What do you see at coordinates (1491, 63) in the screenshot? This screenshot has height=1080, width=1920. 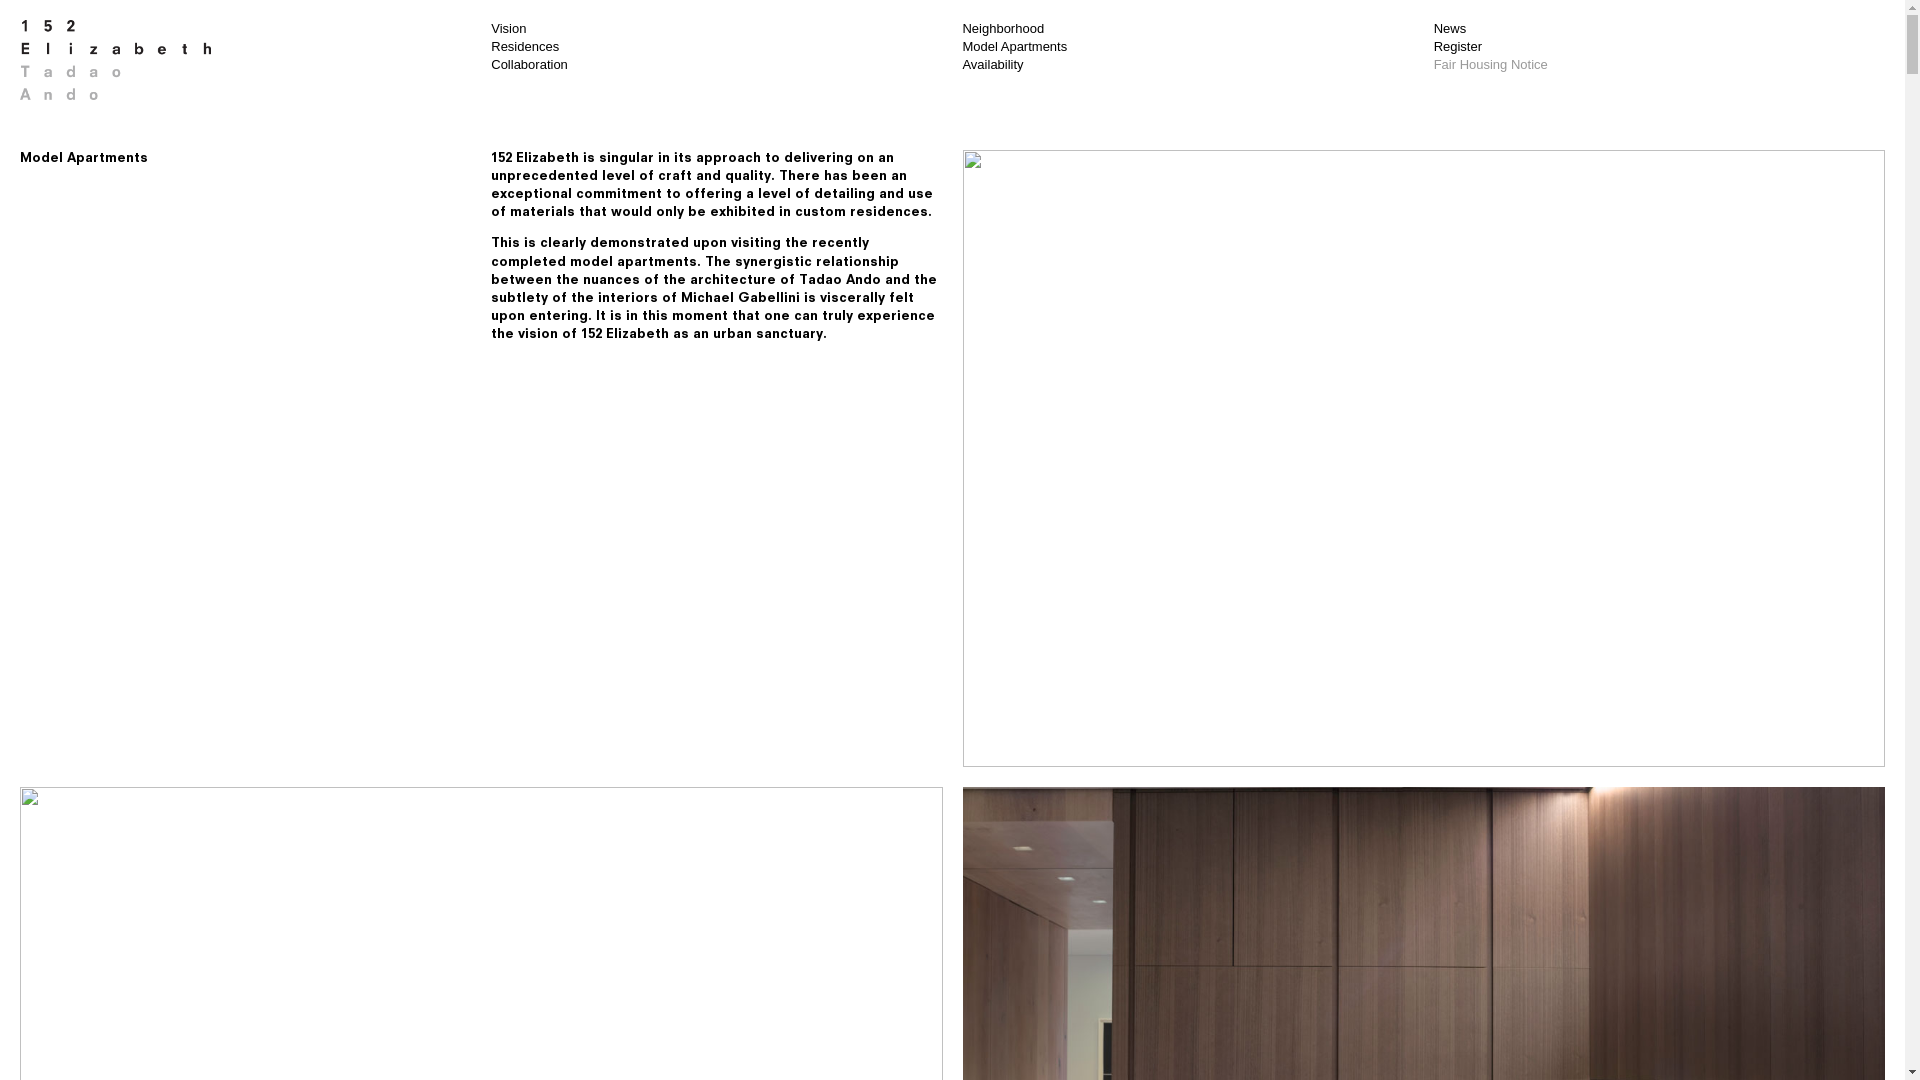 I see `'Fair Housing Notice'` at bounding box center [1491, 63].